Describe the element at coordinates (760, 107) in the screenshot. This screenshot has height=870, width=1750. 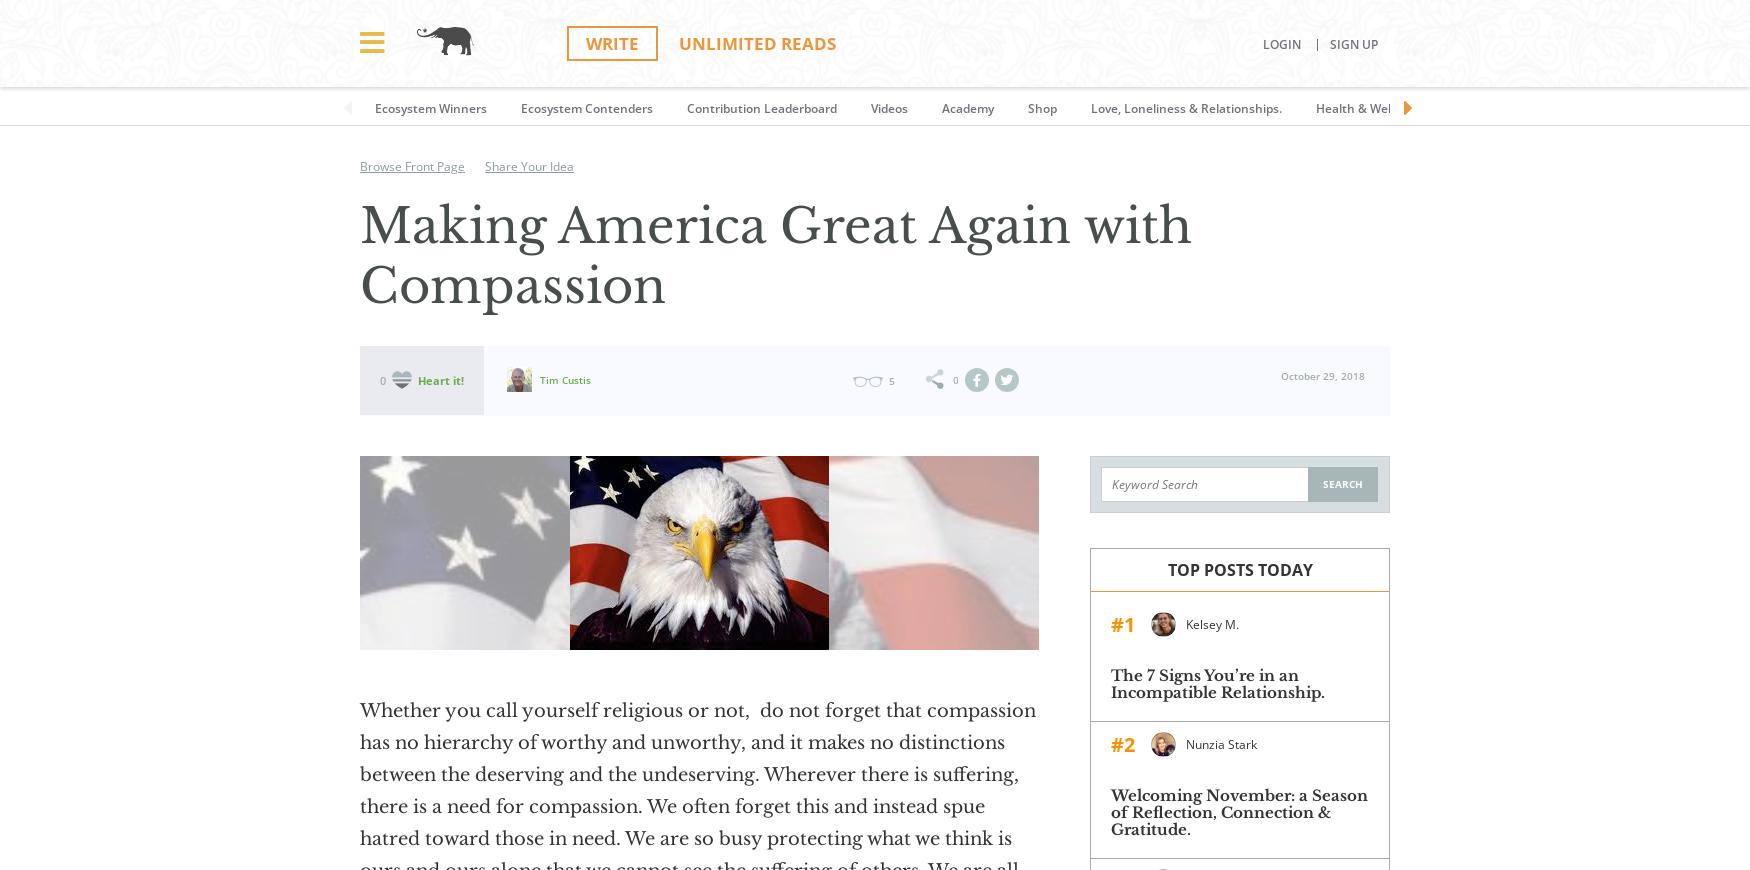
I see `'Contribution Leaderboard'` at that location.